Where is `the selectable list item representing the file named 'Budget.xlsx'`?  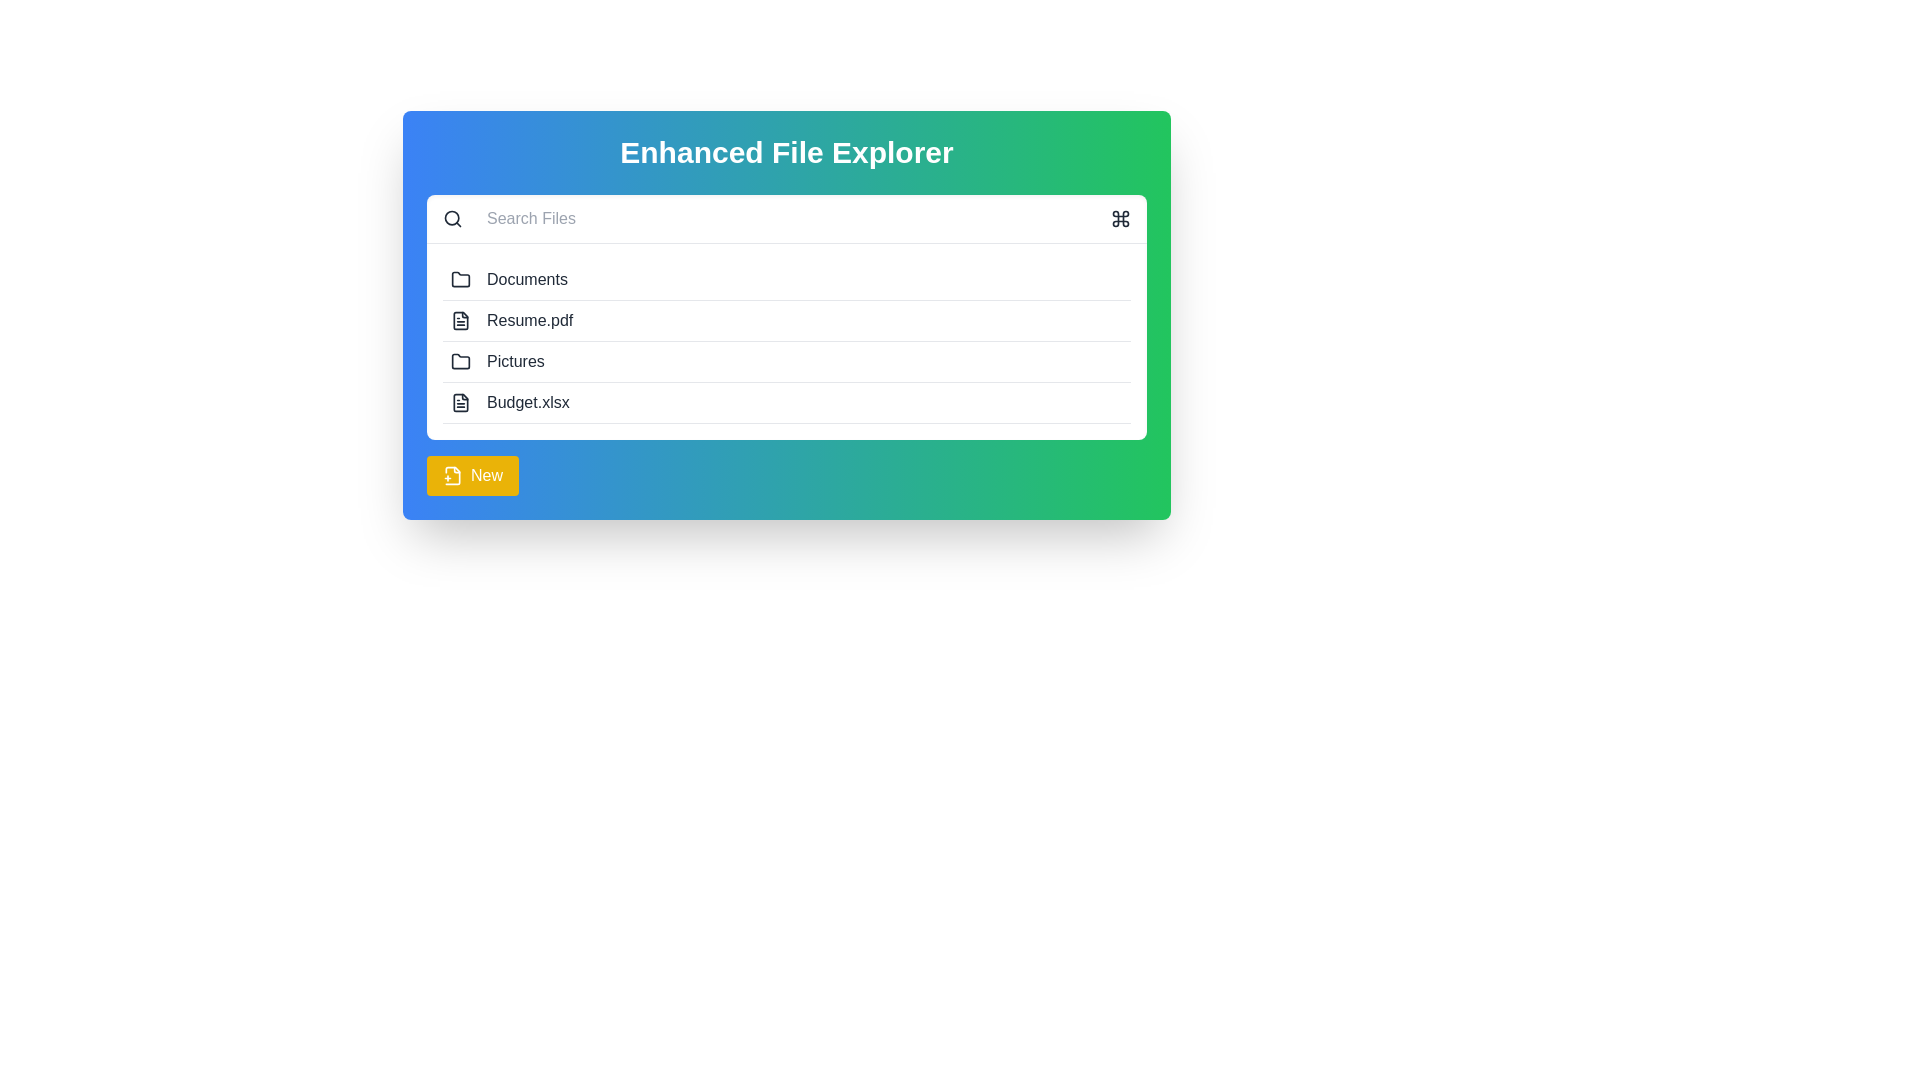 the selectable list item representing the file named 'Budget.xlsx' is located at coordinates (786, 403).